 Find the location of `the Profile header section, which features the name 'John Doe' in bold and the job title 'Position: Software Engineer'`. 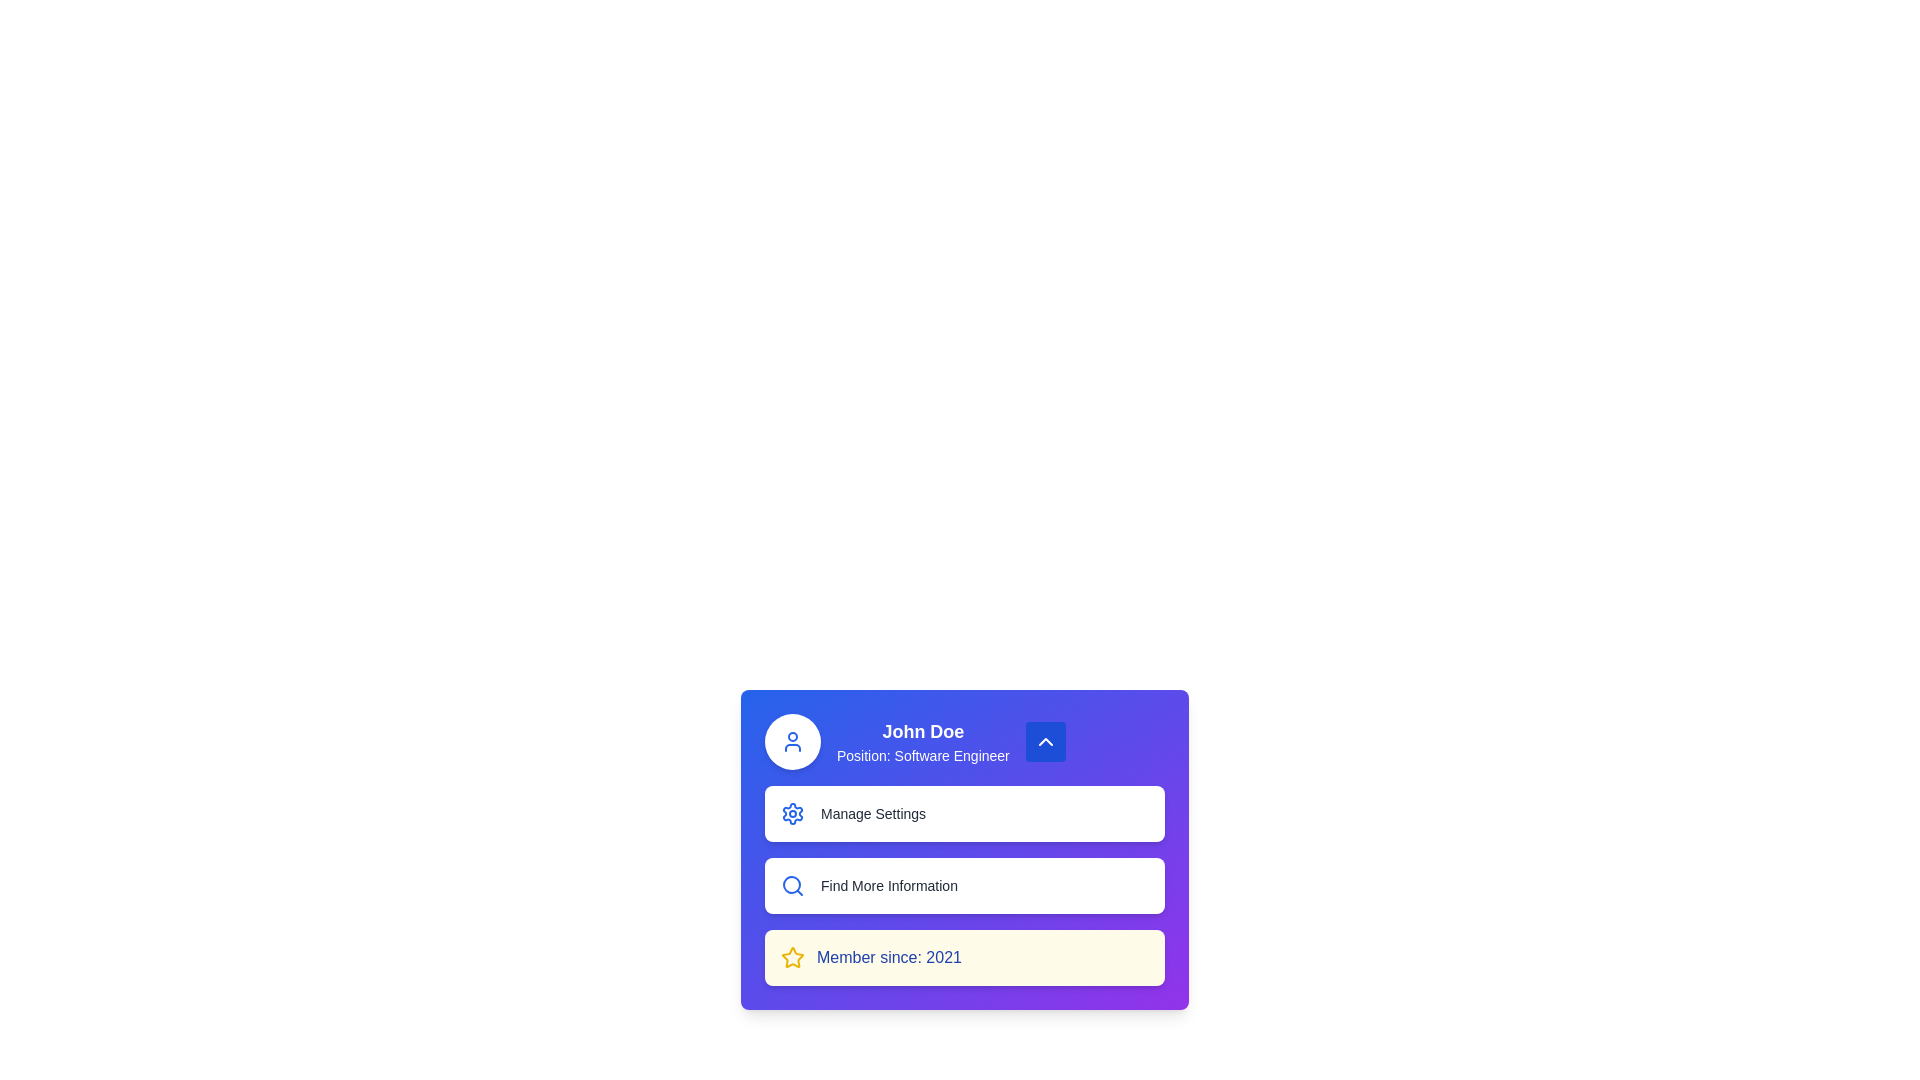

the Profile header section, which features the name 'John Doe' in bold and the job title 'Position: Software Engineer' is located at coordinates (964, 741).